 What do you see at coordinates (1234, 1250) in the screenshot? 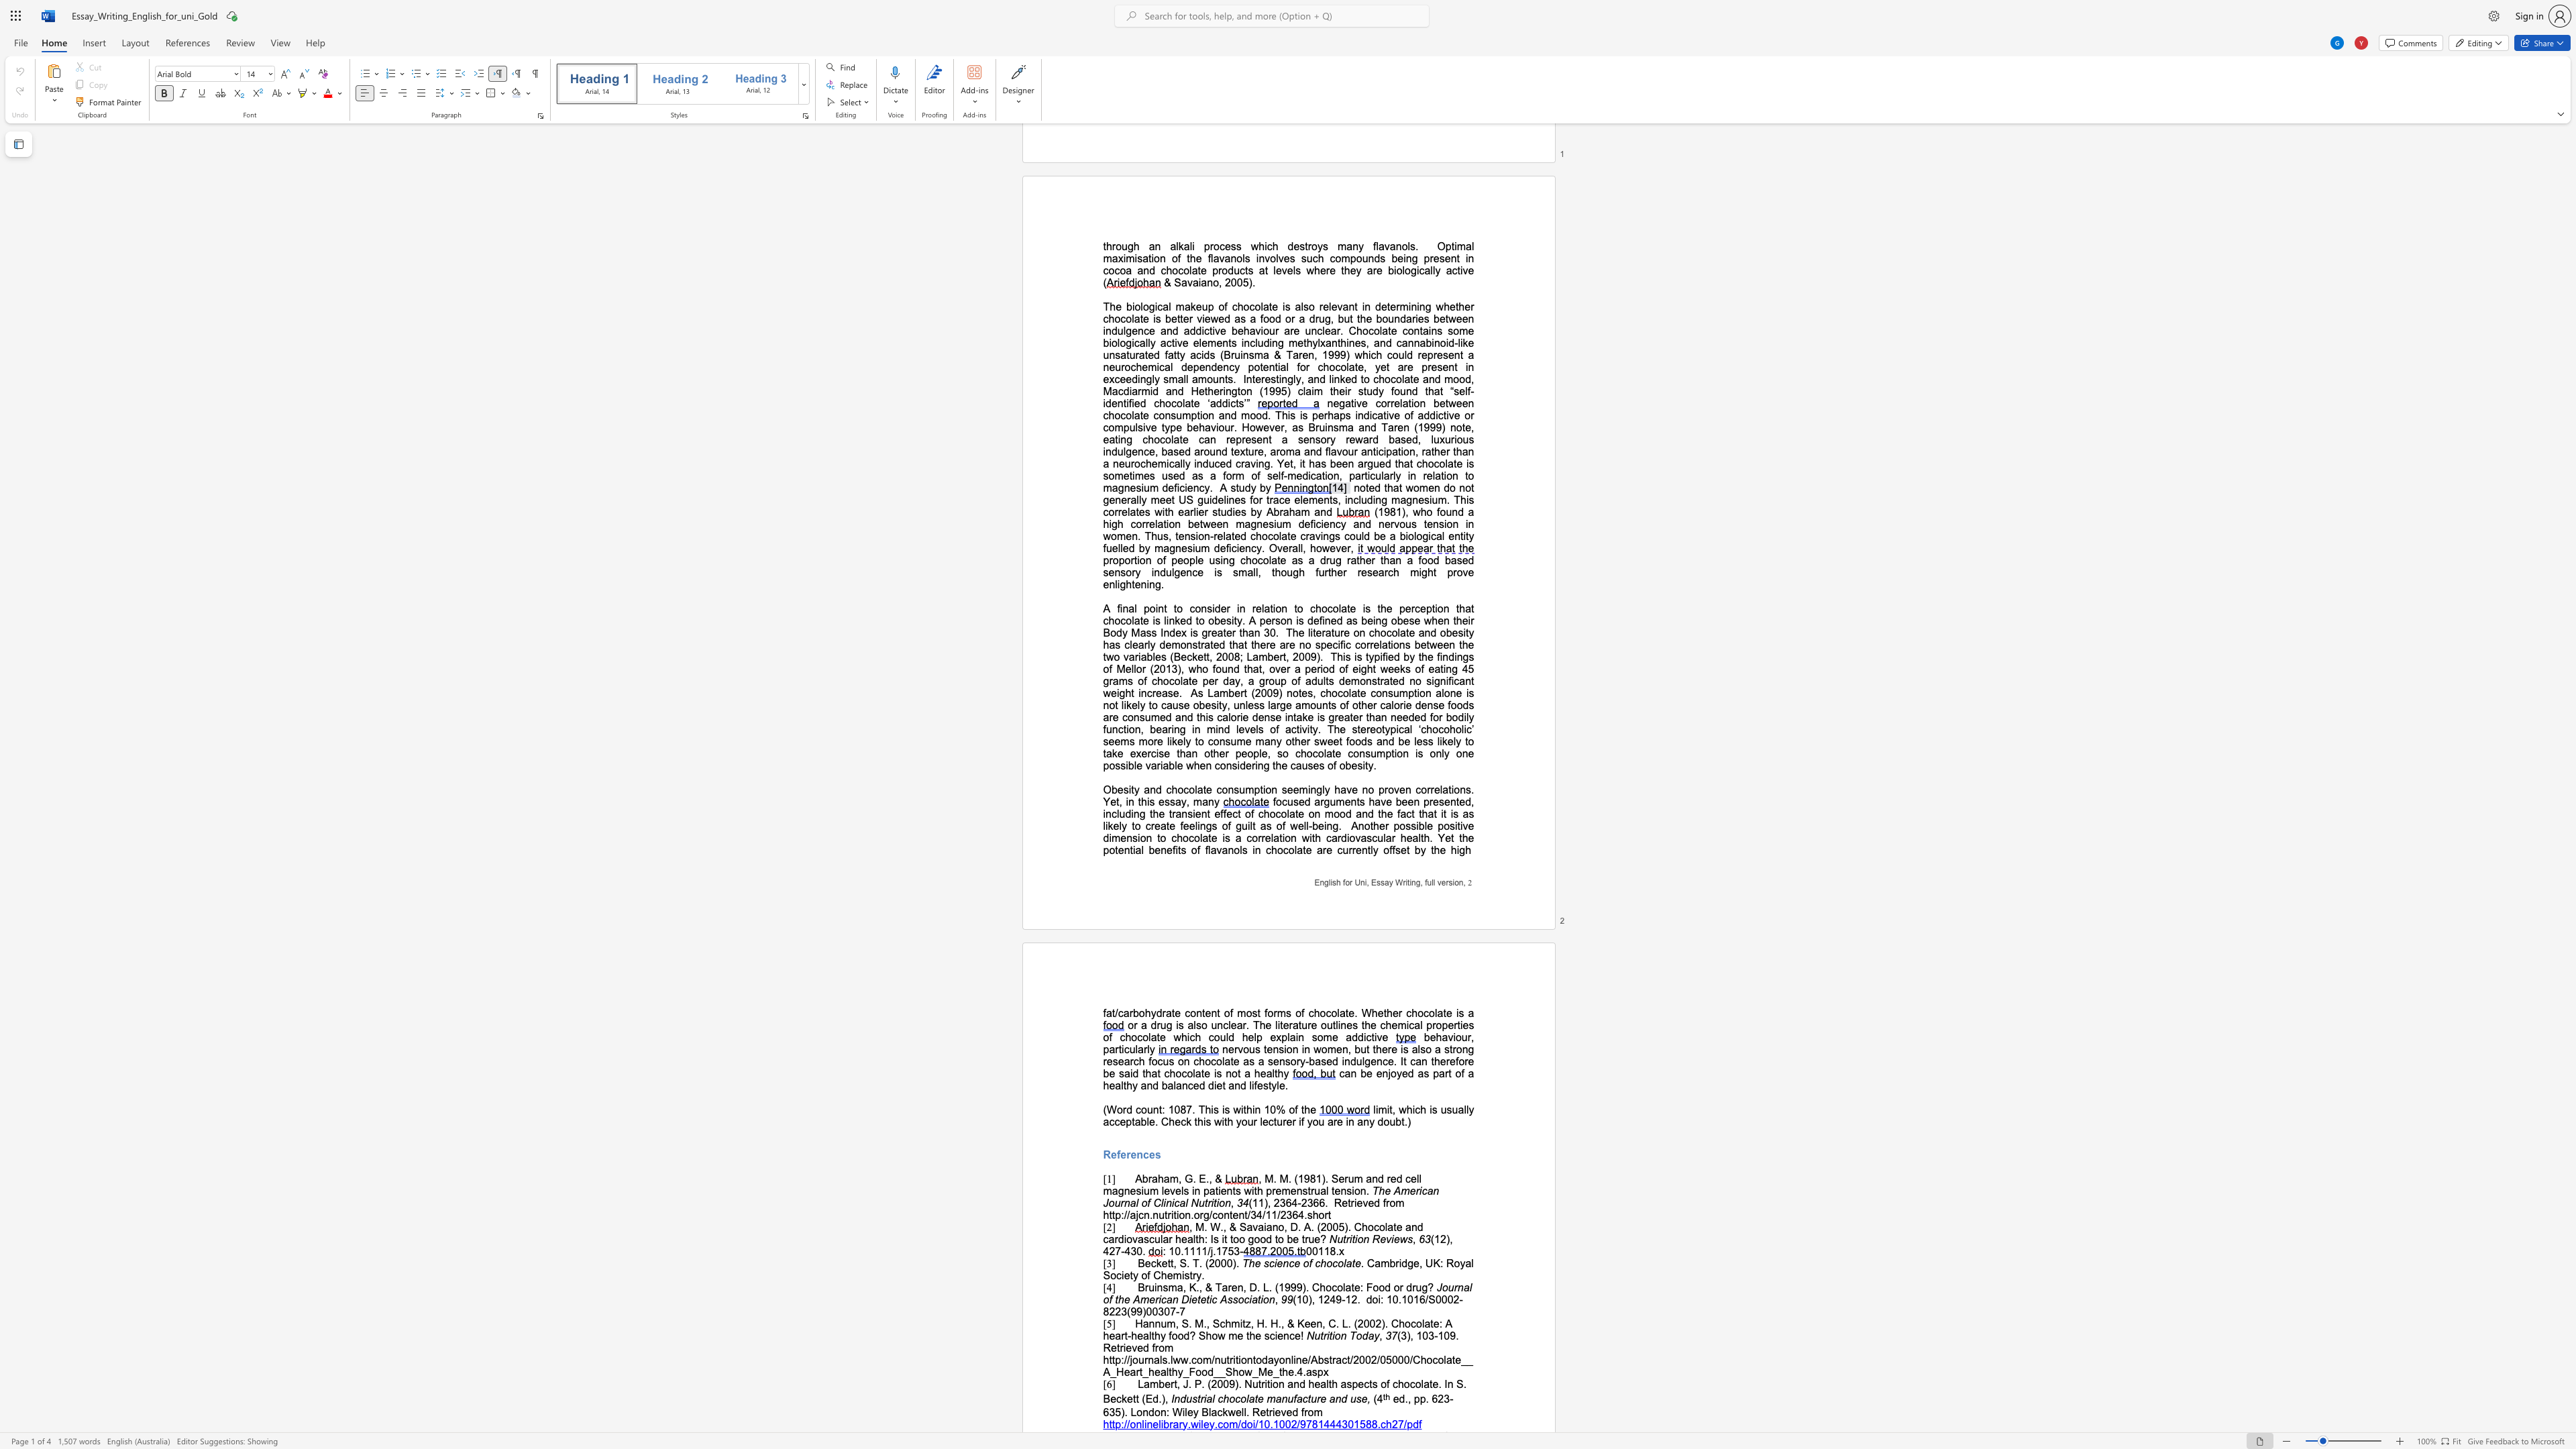
I see `the subset text "3-" within the text ": 10.1111/j.1753-"` at bounding box center [1234, 1250].